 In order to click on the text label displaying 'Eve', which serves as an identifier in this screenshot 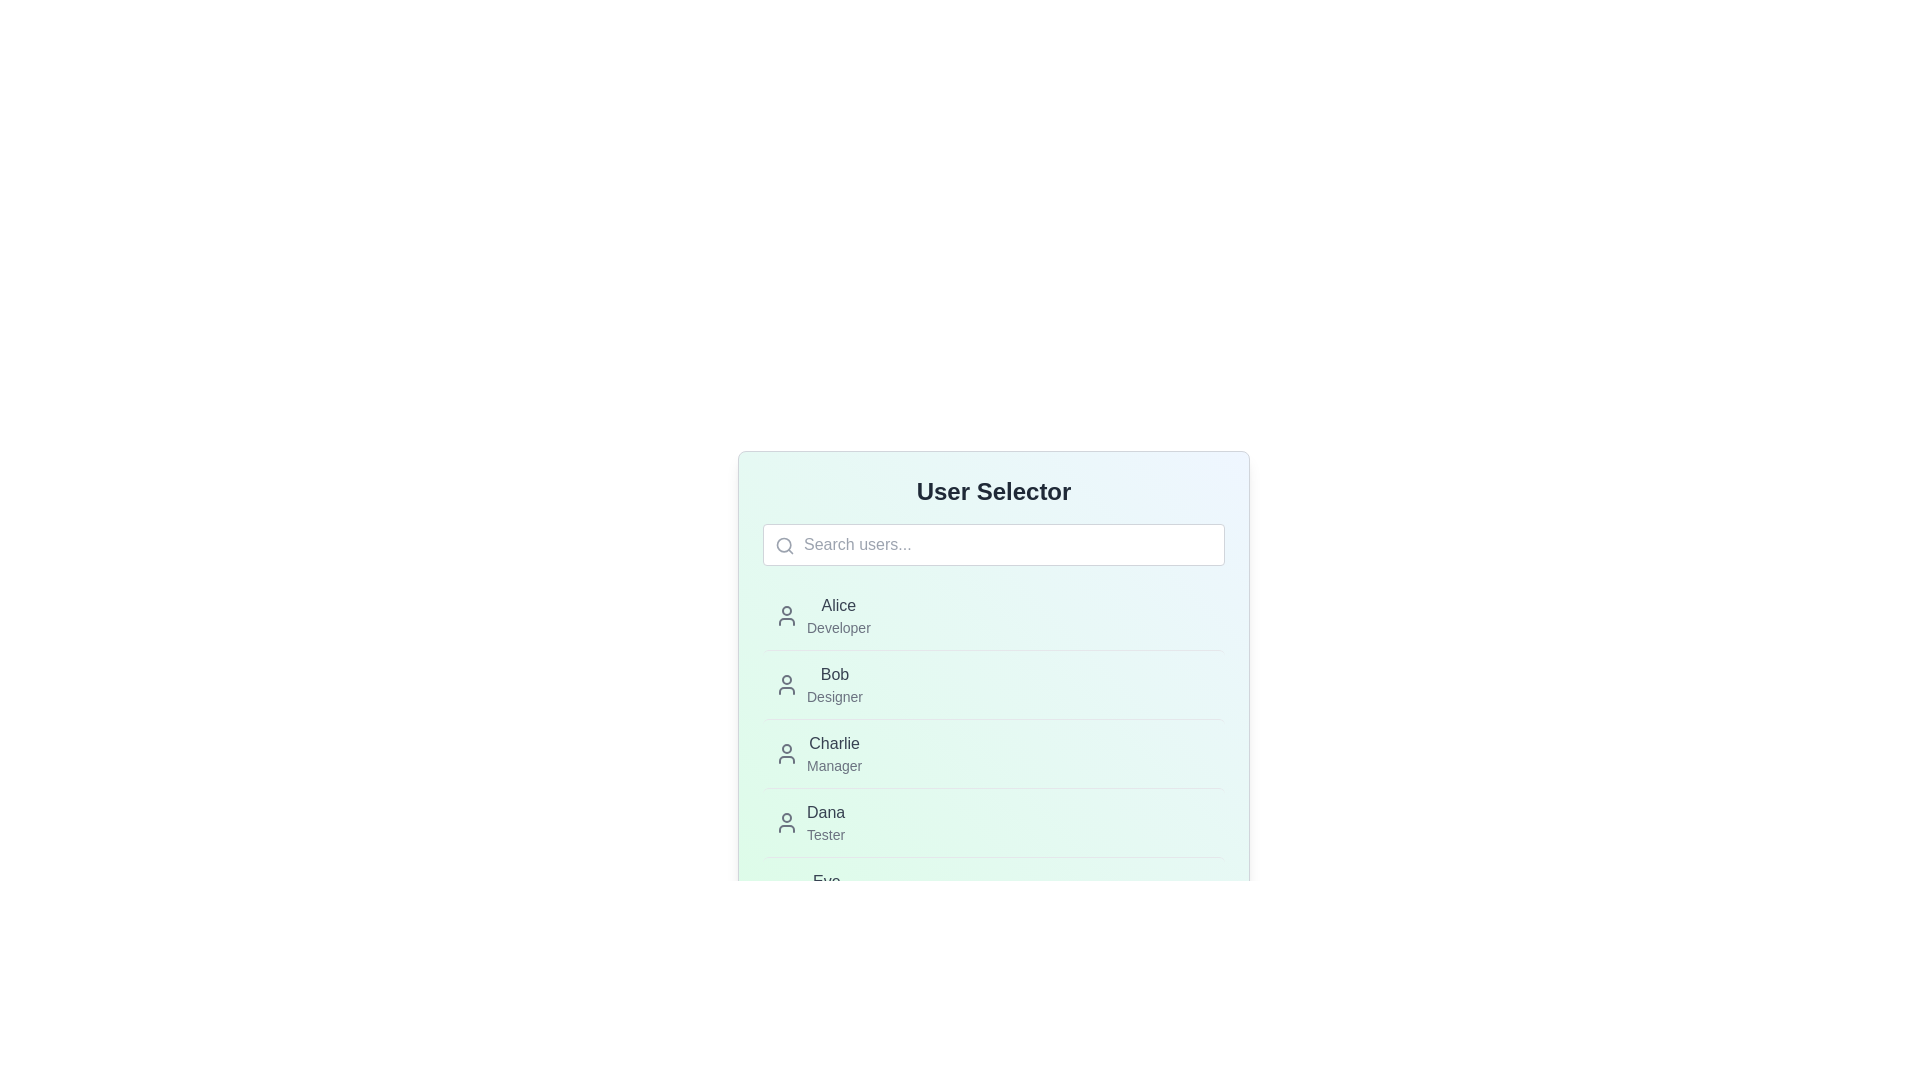, I will do `click(826, 881)`.